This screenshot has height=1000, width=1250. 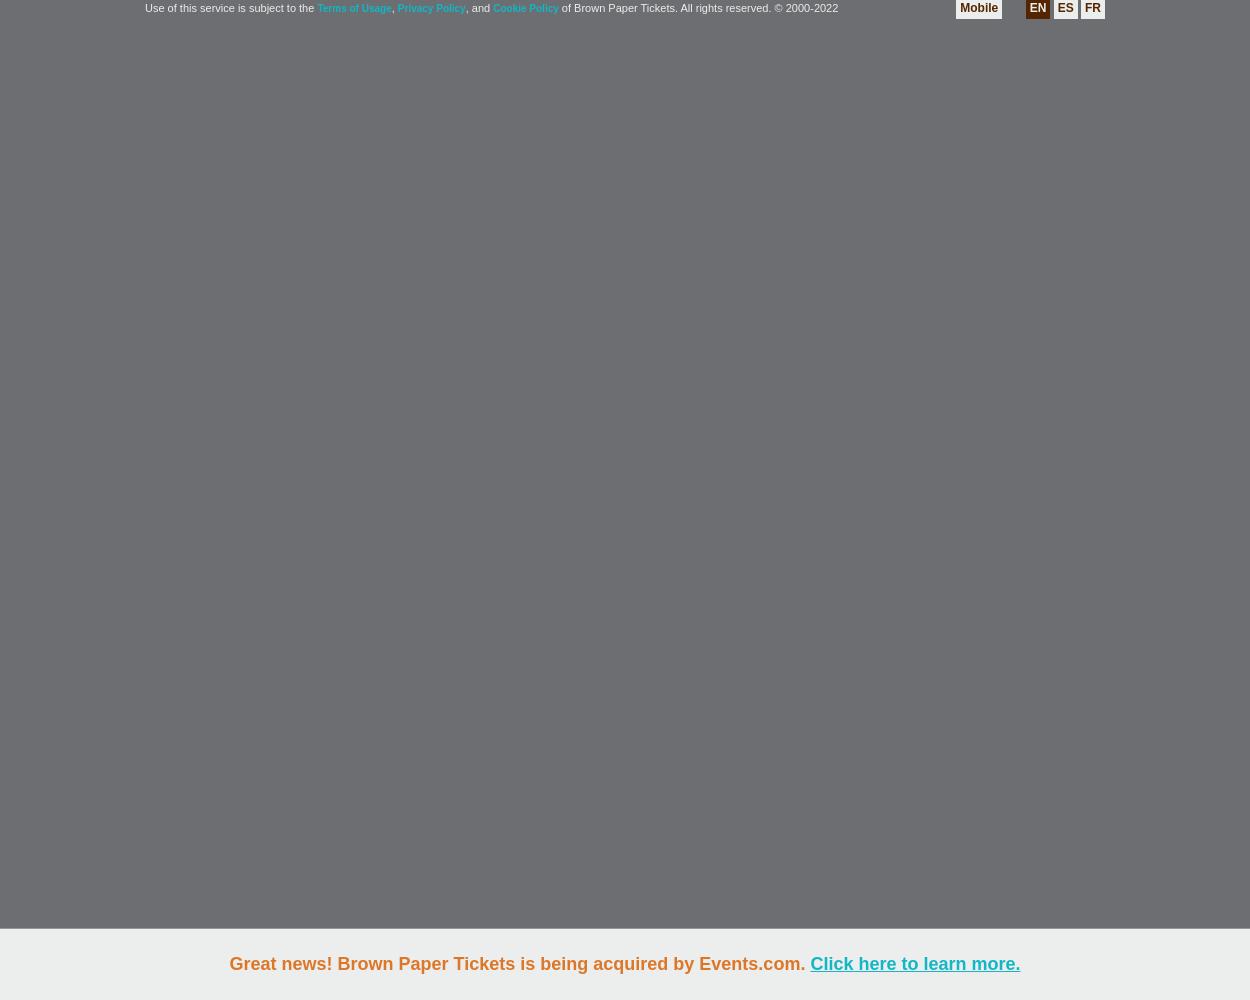 I want to click on 'Great news! Brown Paper Tickets is being acquired by Events.com.', so click(x=519, y=963).